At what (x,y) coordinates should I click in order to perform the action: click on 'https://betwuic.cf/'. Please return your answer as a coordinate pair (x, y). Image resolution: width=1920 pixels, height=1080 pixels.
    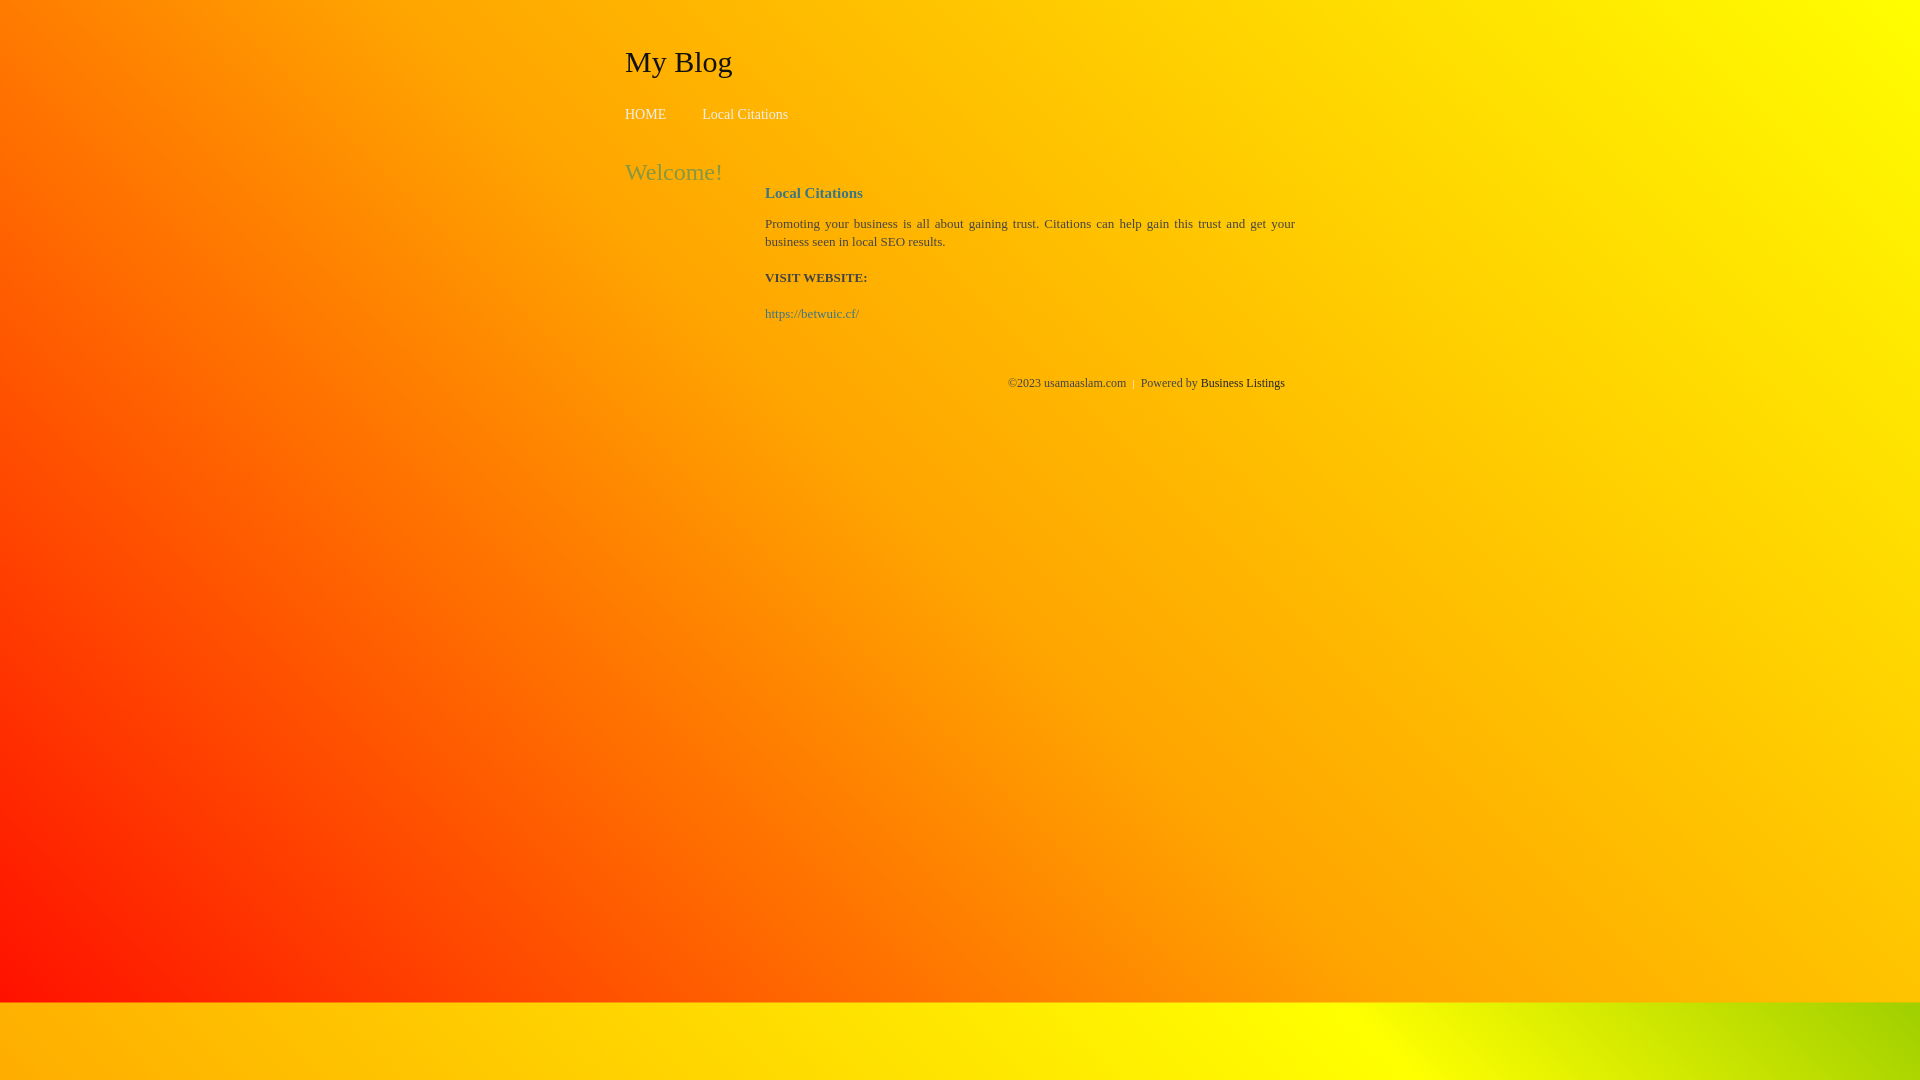
    Looking at the image, I should click on (811, 313).